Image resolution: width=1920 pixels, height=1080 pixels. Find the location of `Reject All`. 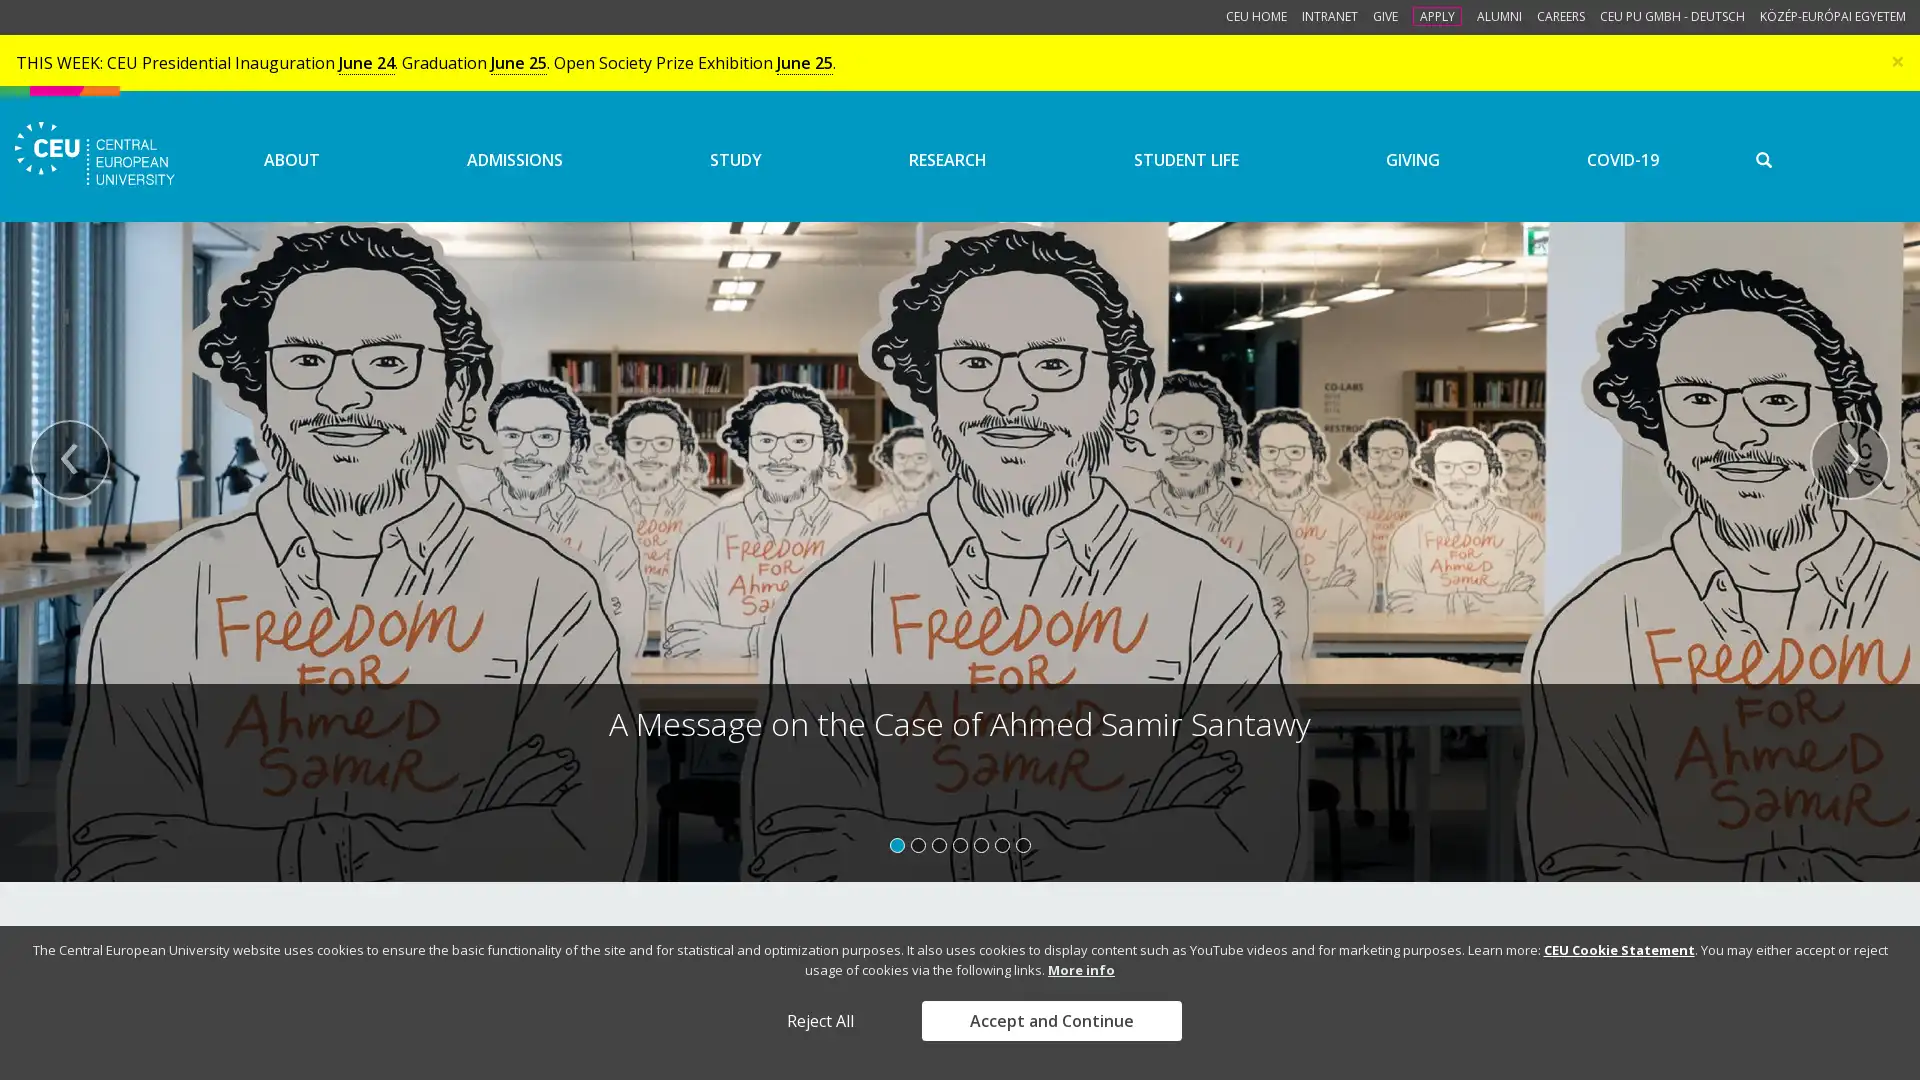

Reject All is located at coordinates (819, 1021).